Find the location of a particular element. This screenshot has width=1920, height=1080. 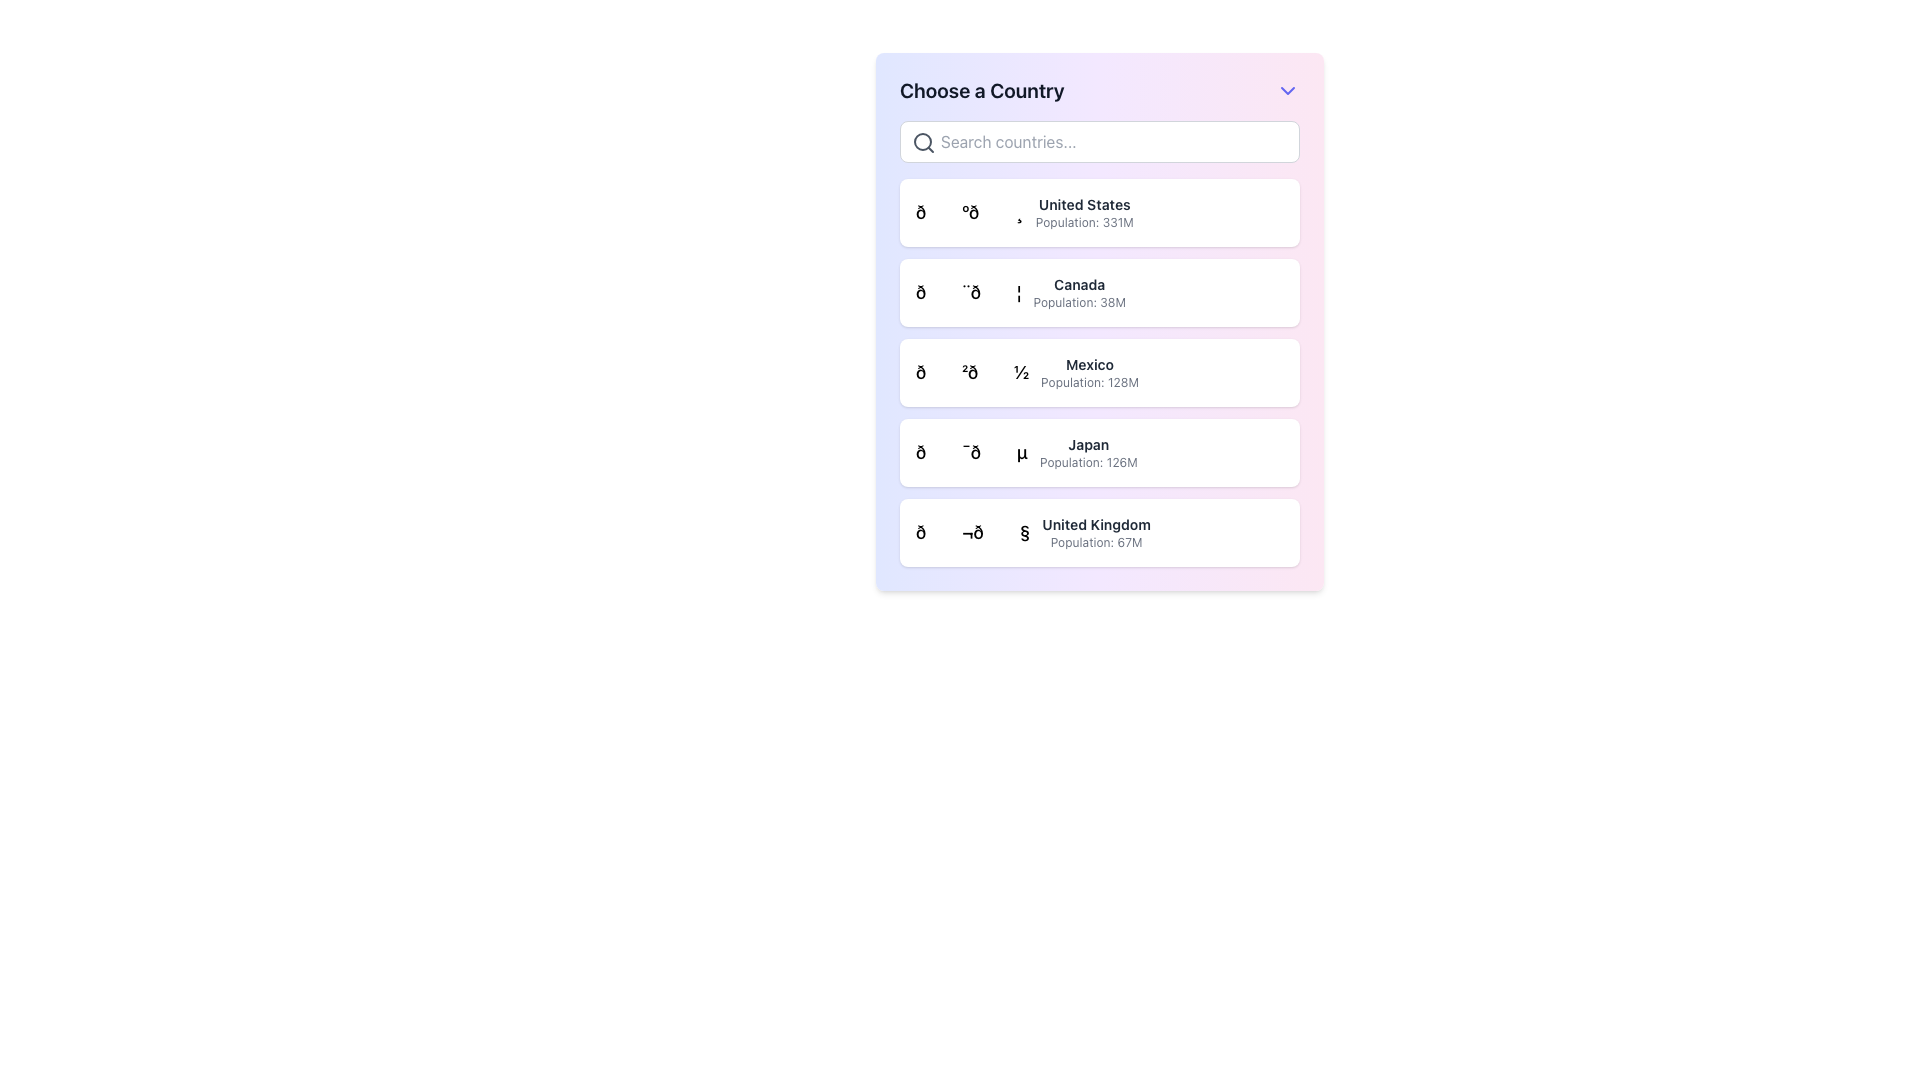

the Dropdown trigger icon located beside the 'Choose a Country' text is located at coordinates (1287, 91).